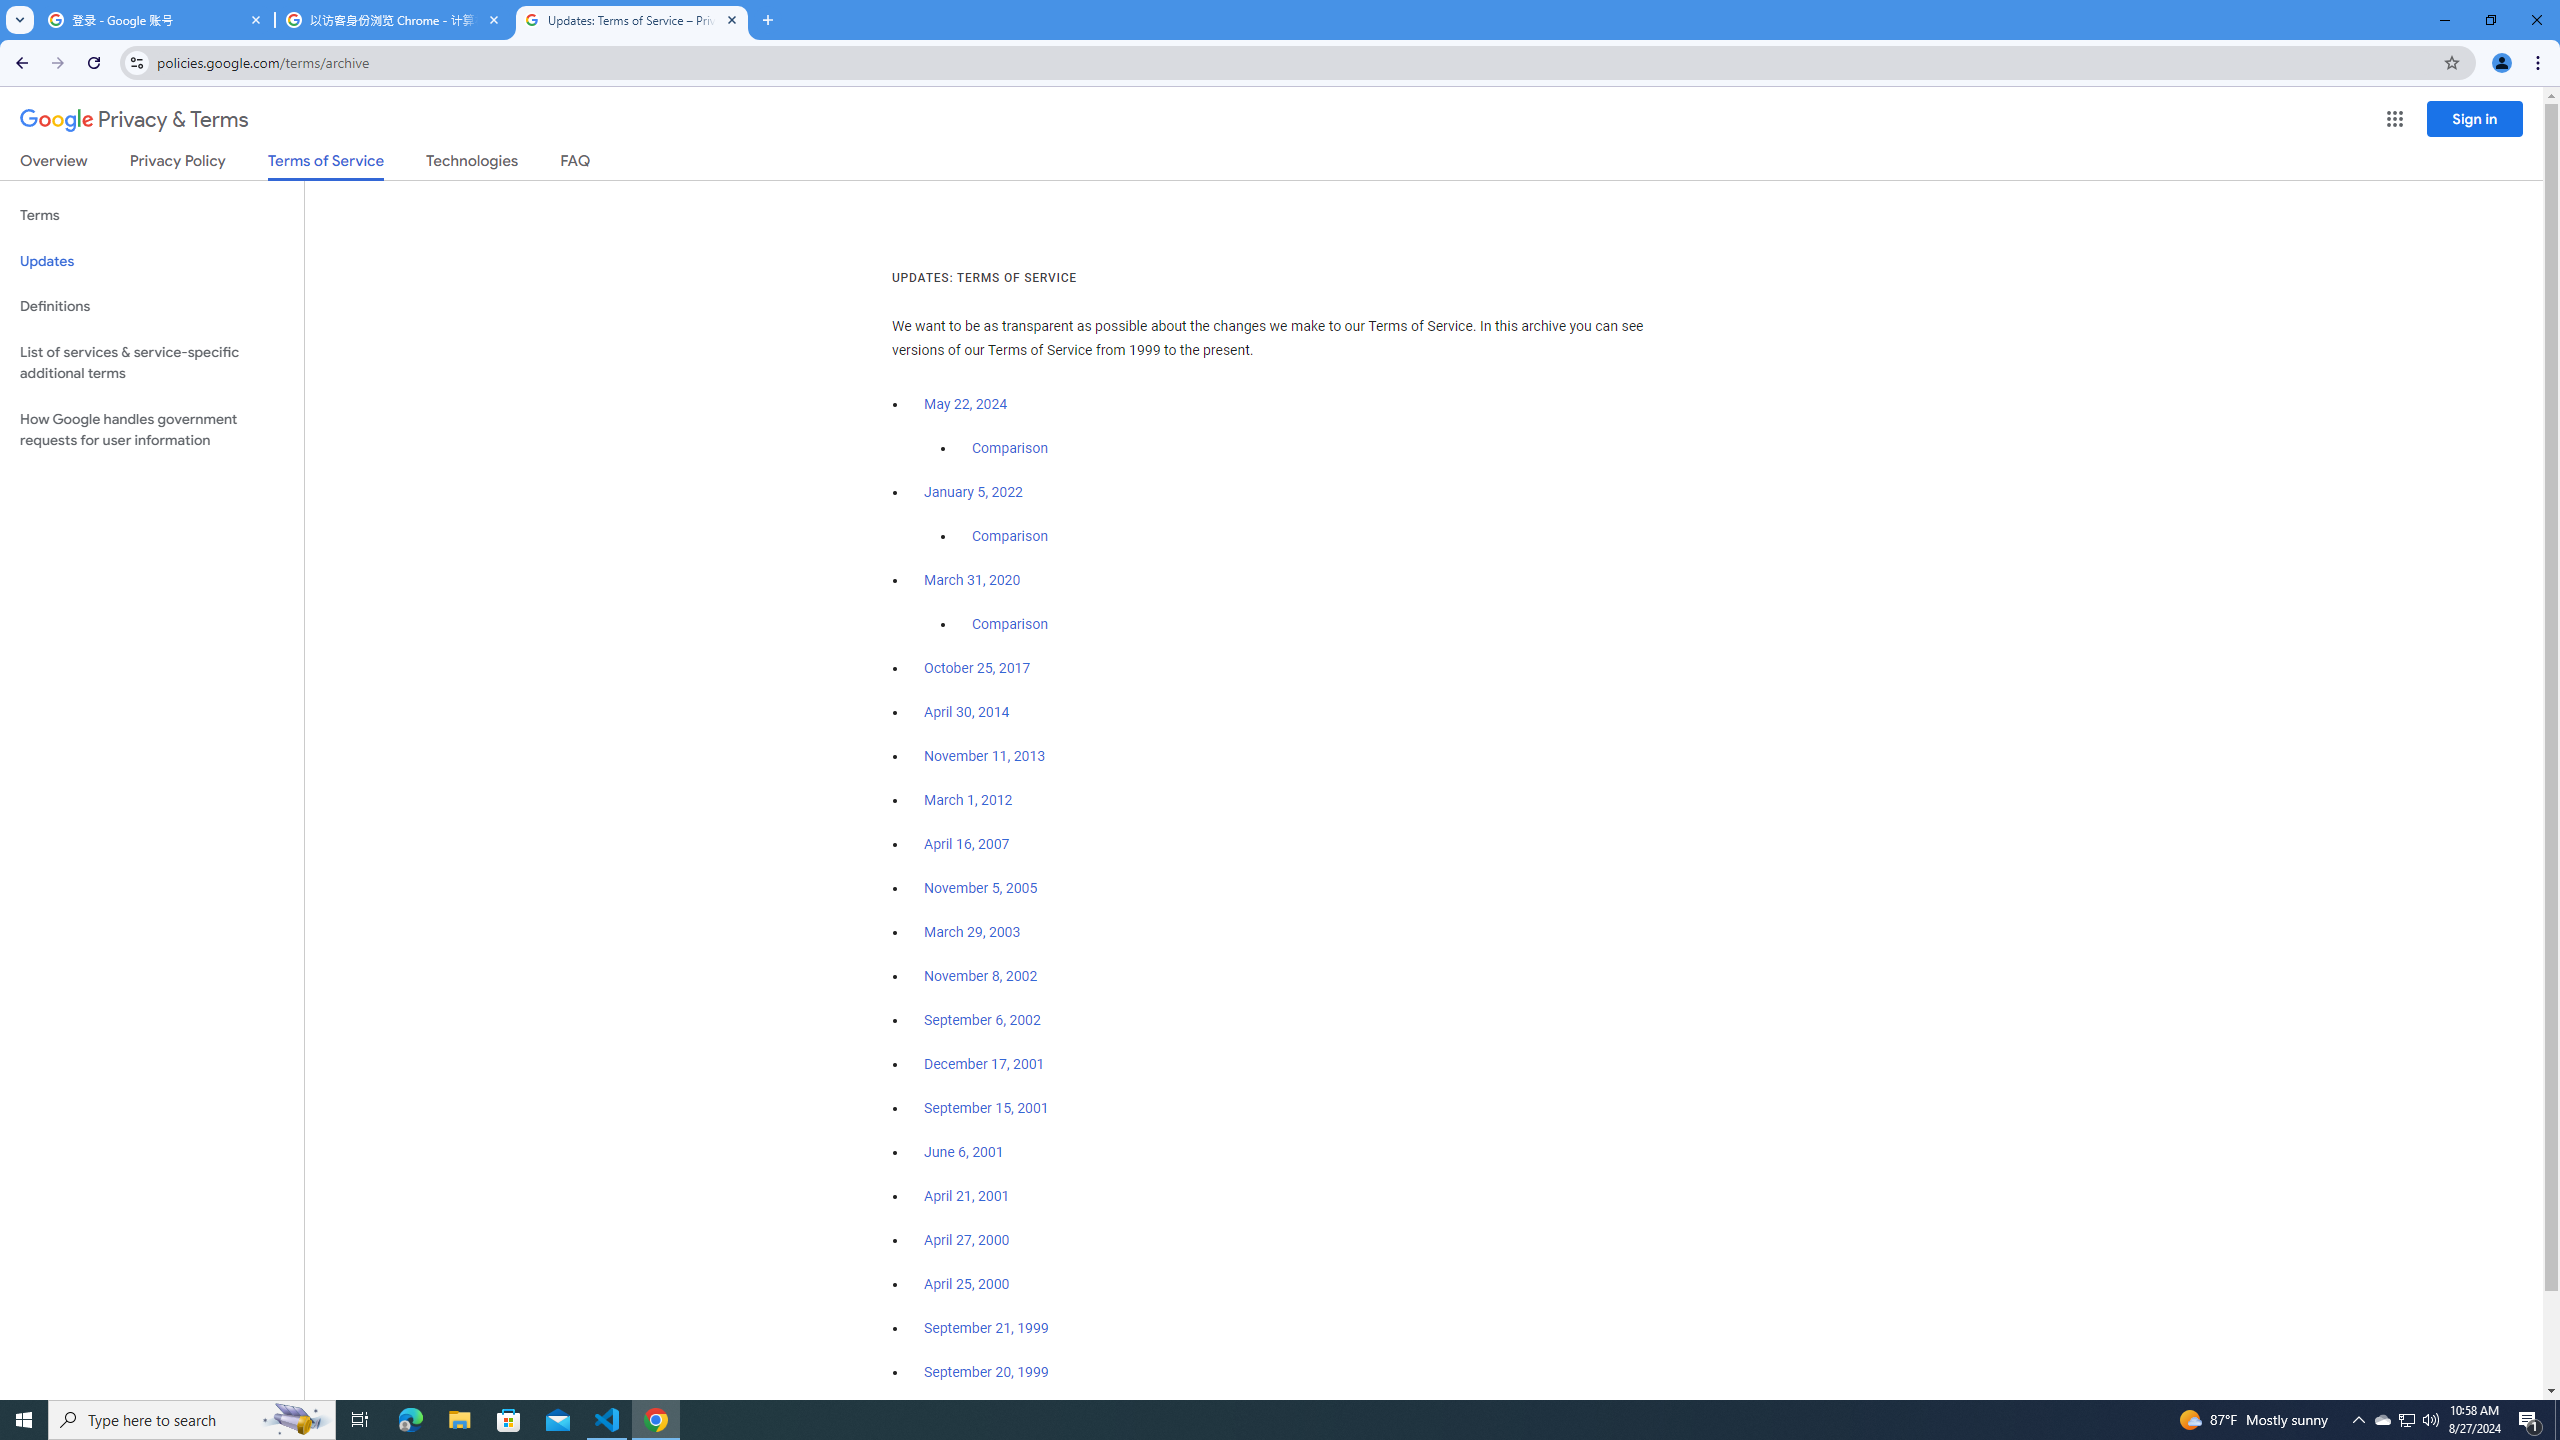 The height and width of the screenshot is (1440, 2560). I want to click on 'December 17, 2001', so click(983, 1064).